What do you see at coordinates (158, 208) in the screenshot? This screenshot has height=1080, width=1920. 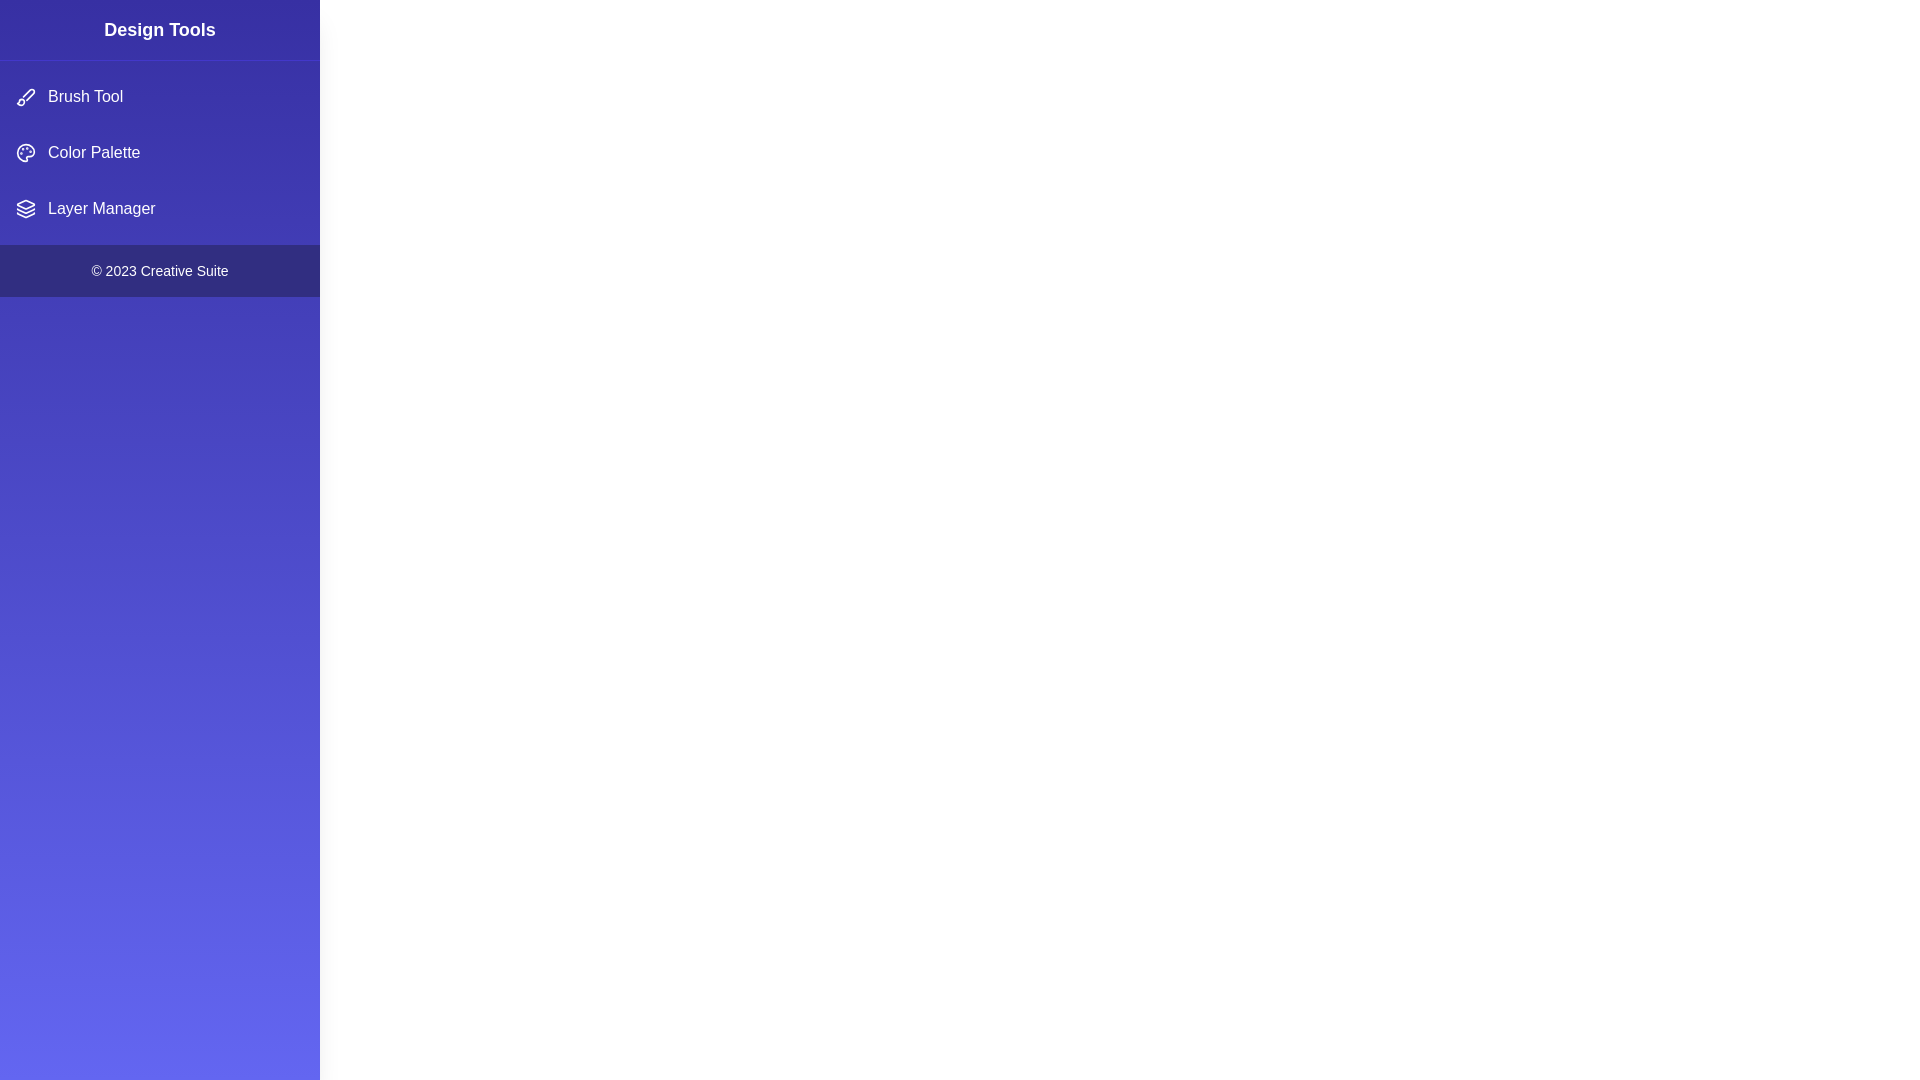 I see `the 'Layer Manager' option in the menu` at bounding box center [158, 208].